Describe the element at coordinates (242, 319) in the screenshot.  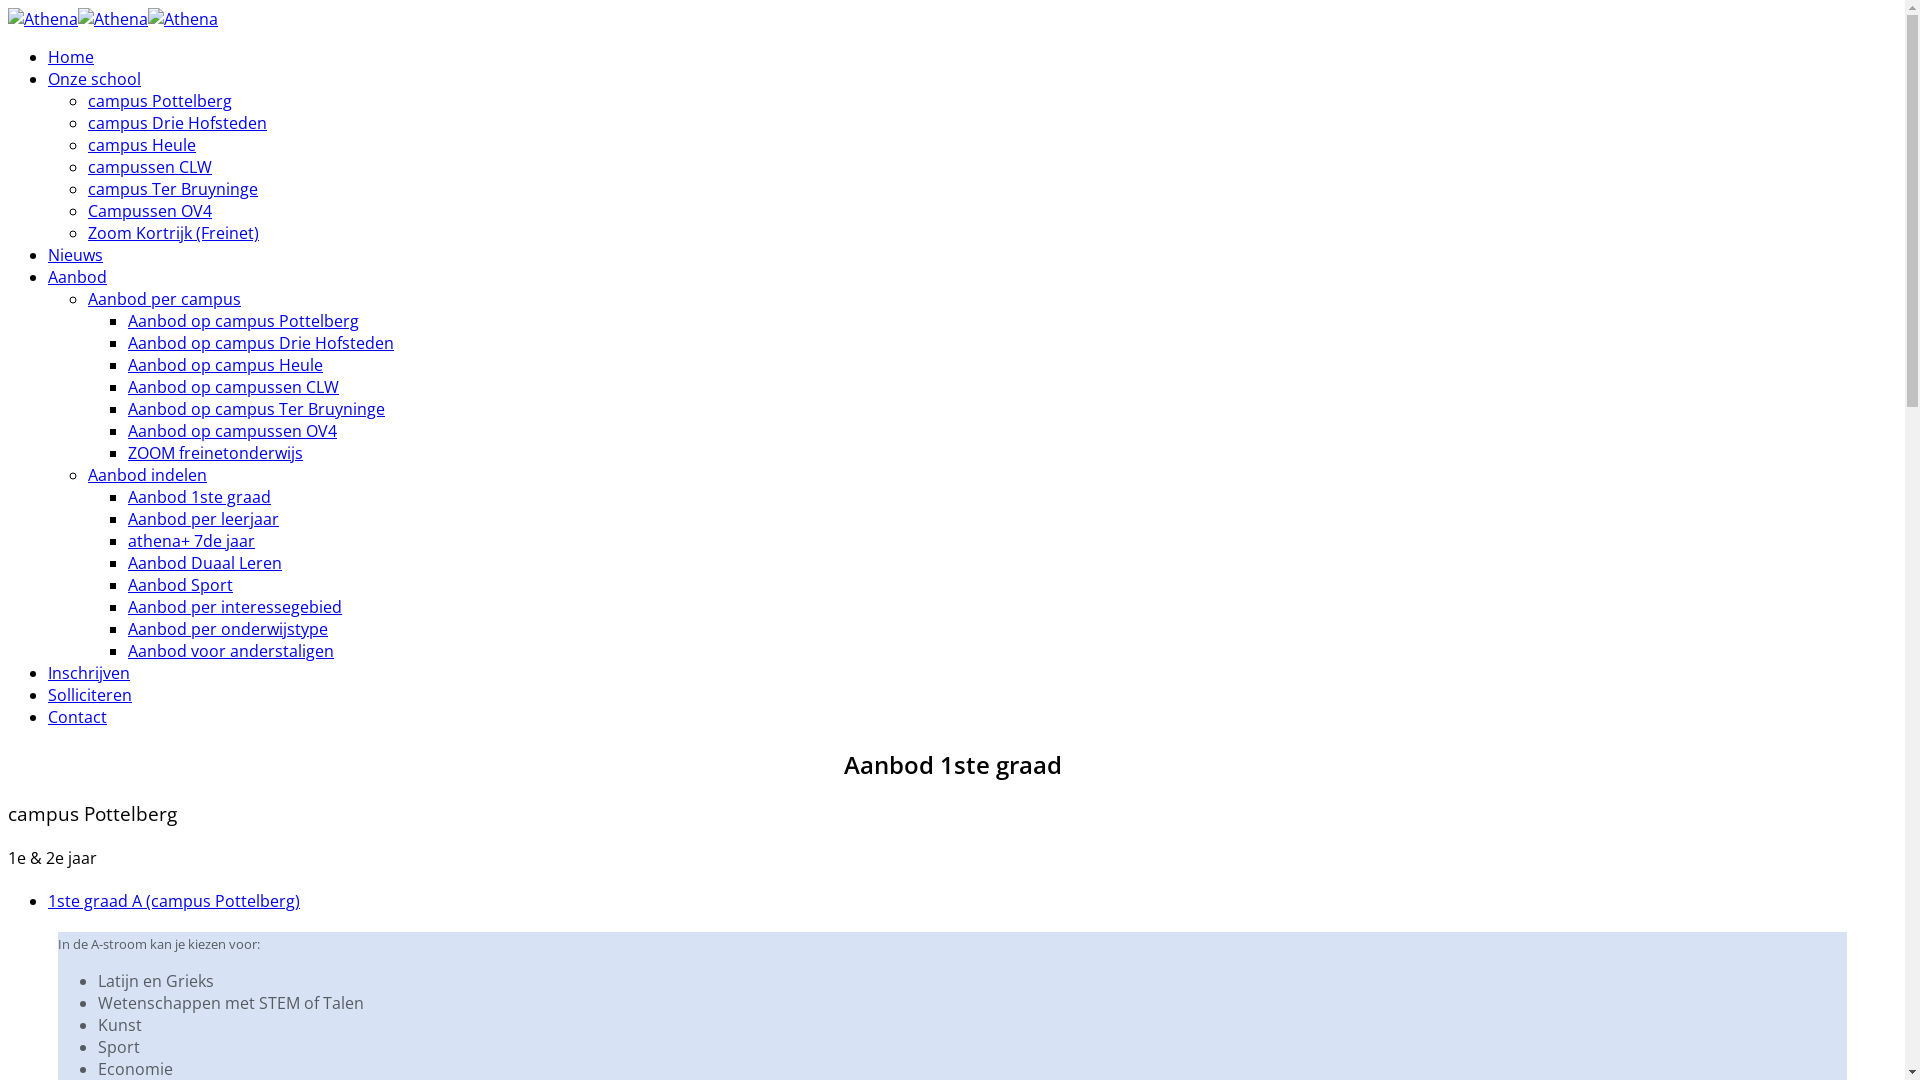
I see `'Aanbod op campus Pottelberg'` at that location.